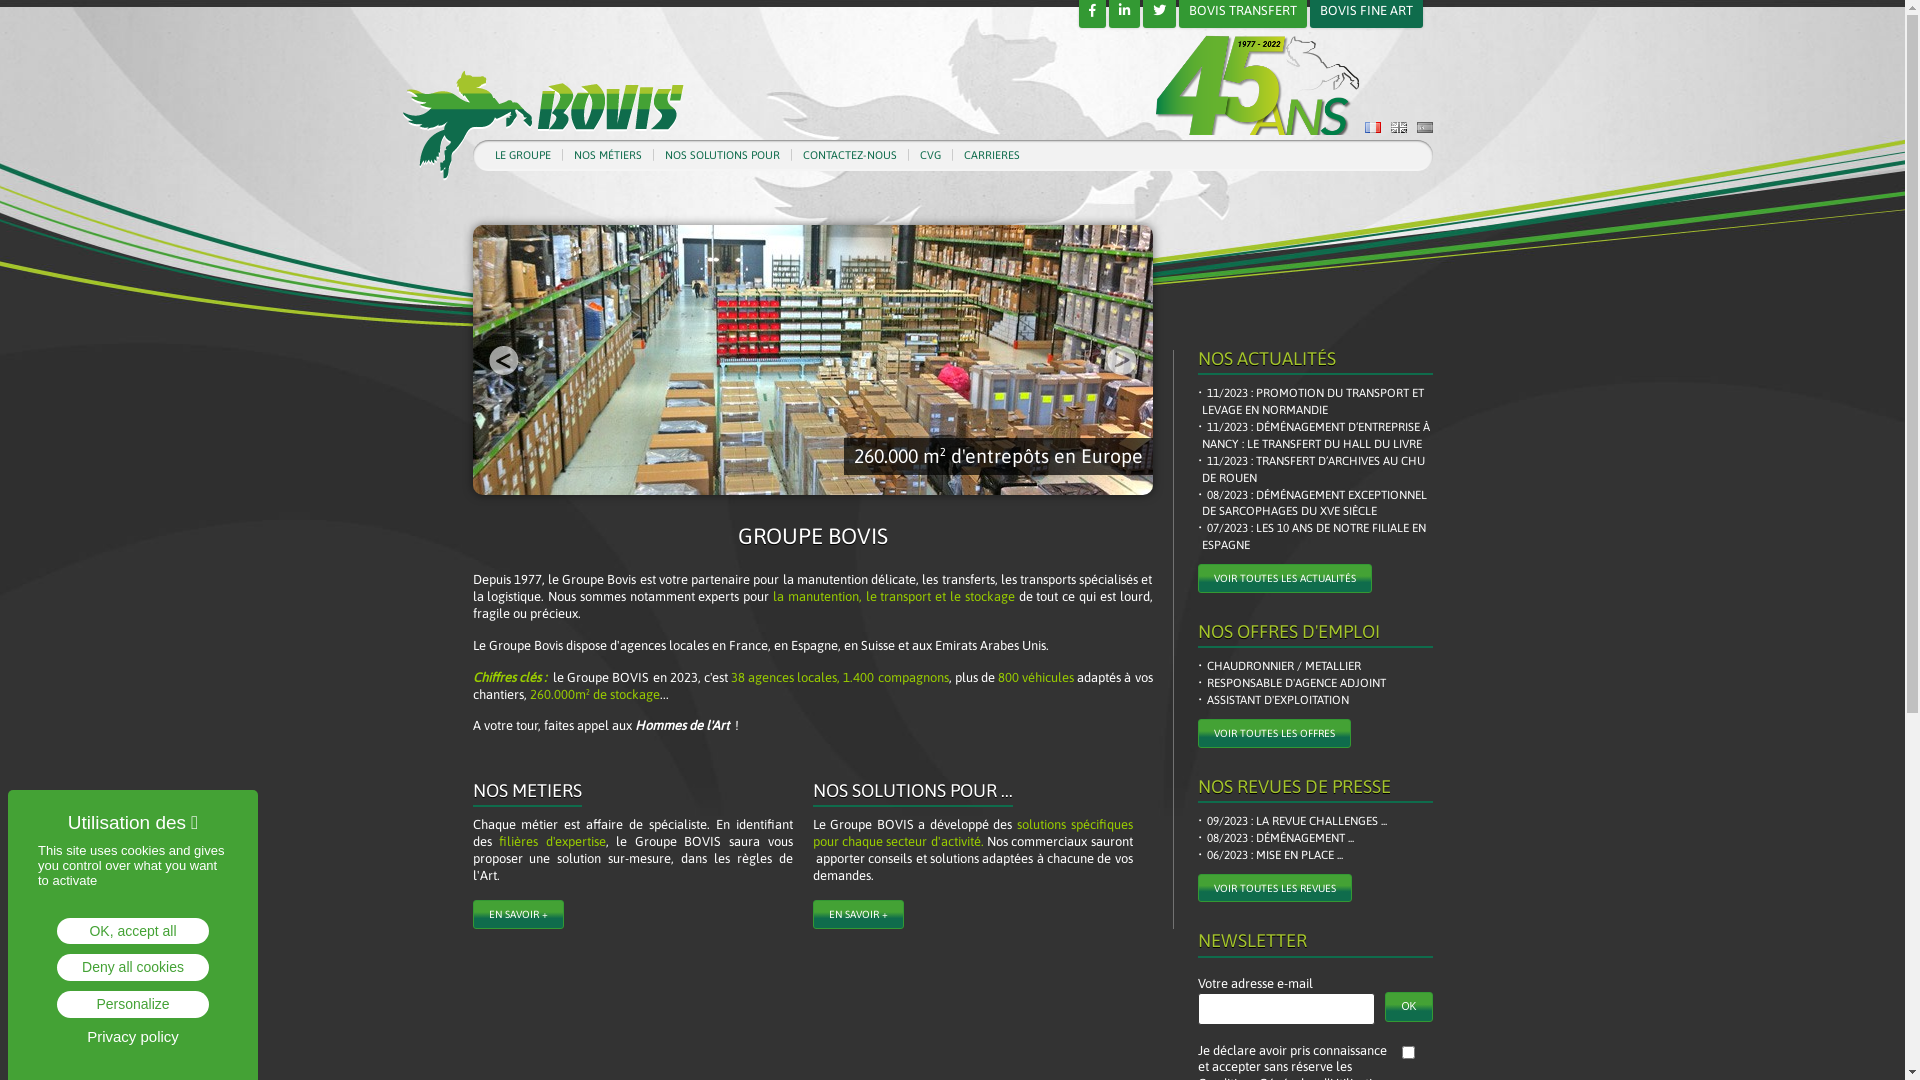 This screenshot has width=1920, height=1080. I want to click on 'fr', so click(1371, 127).